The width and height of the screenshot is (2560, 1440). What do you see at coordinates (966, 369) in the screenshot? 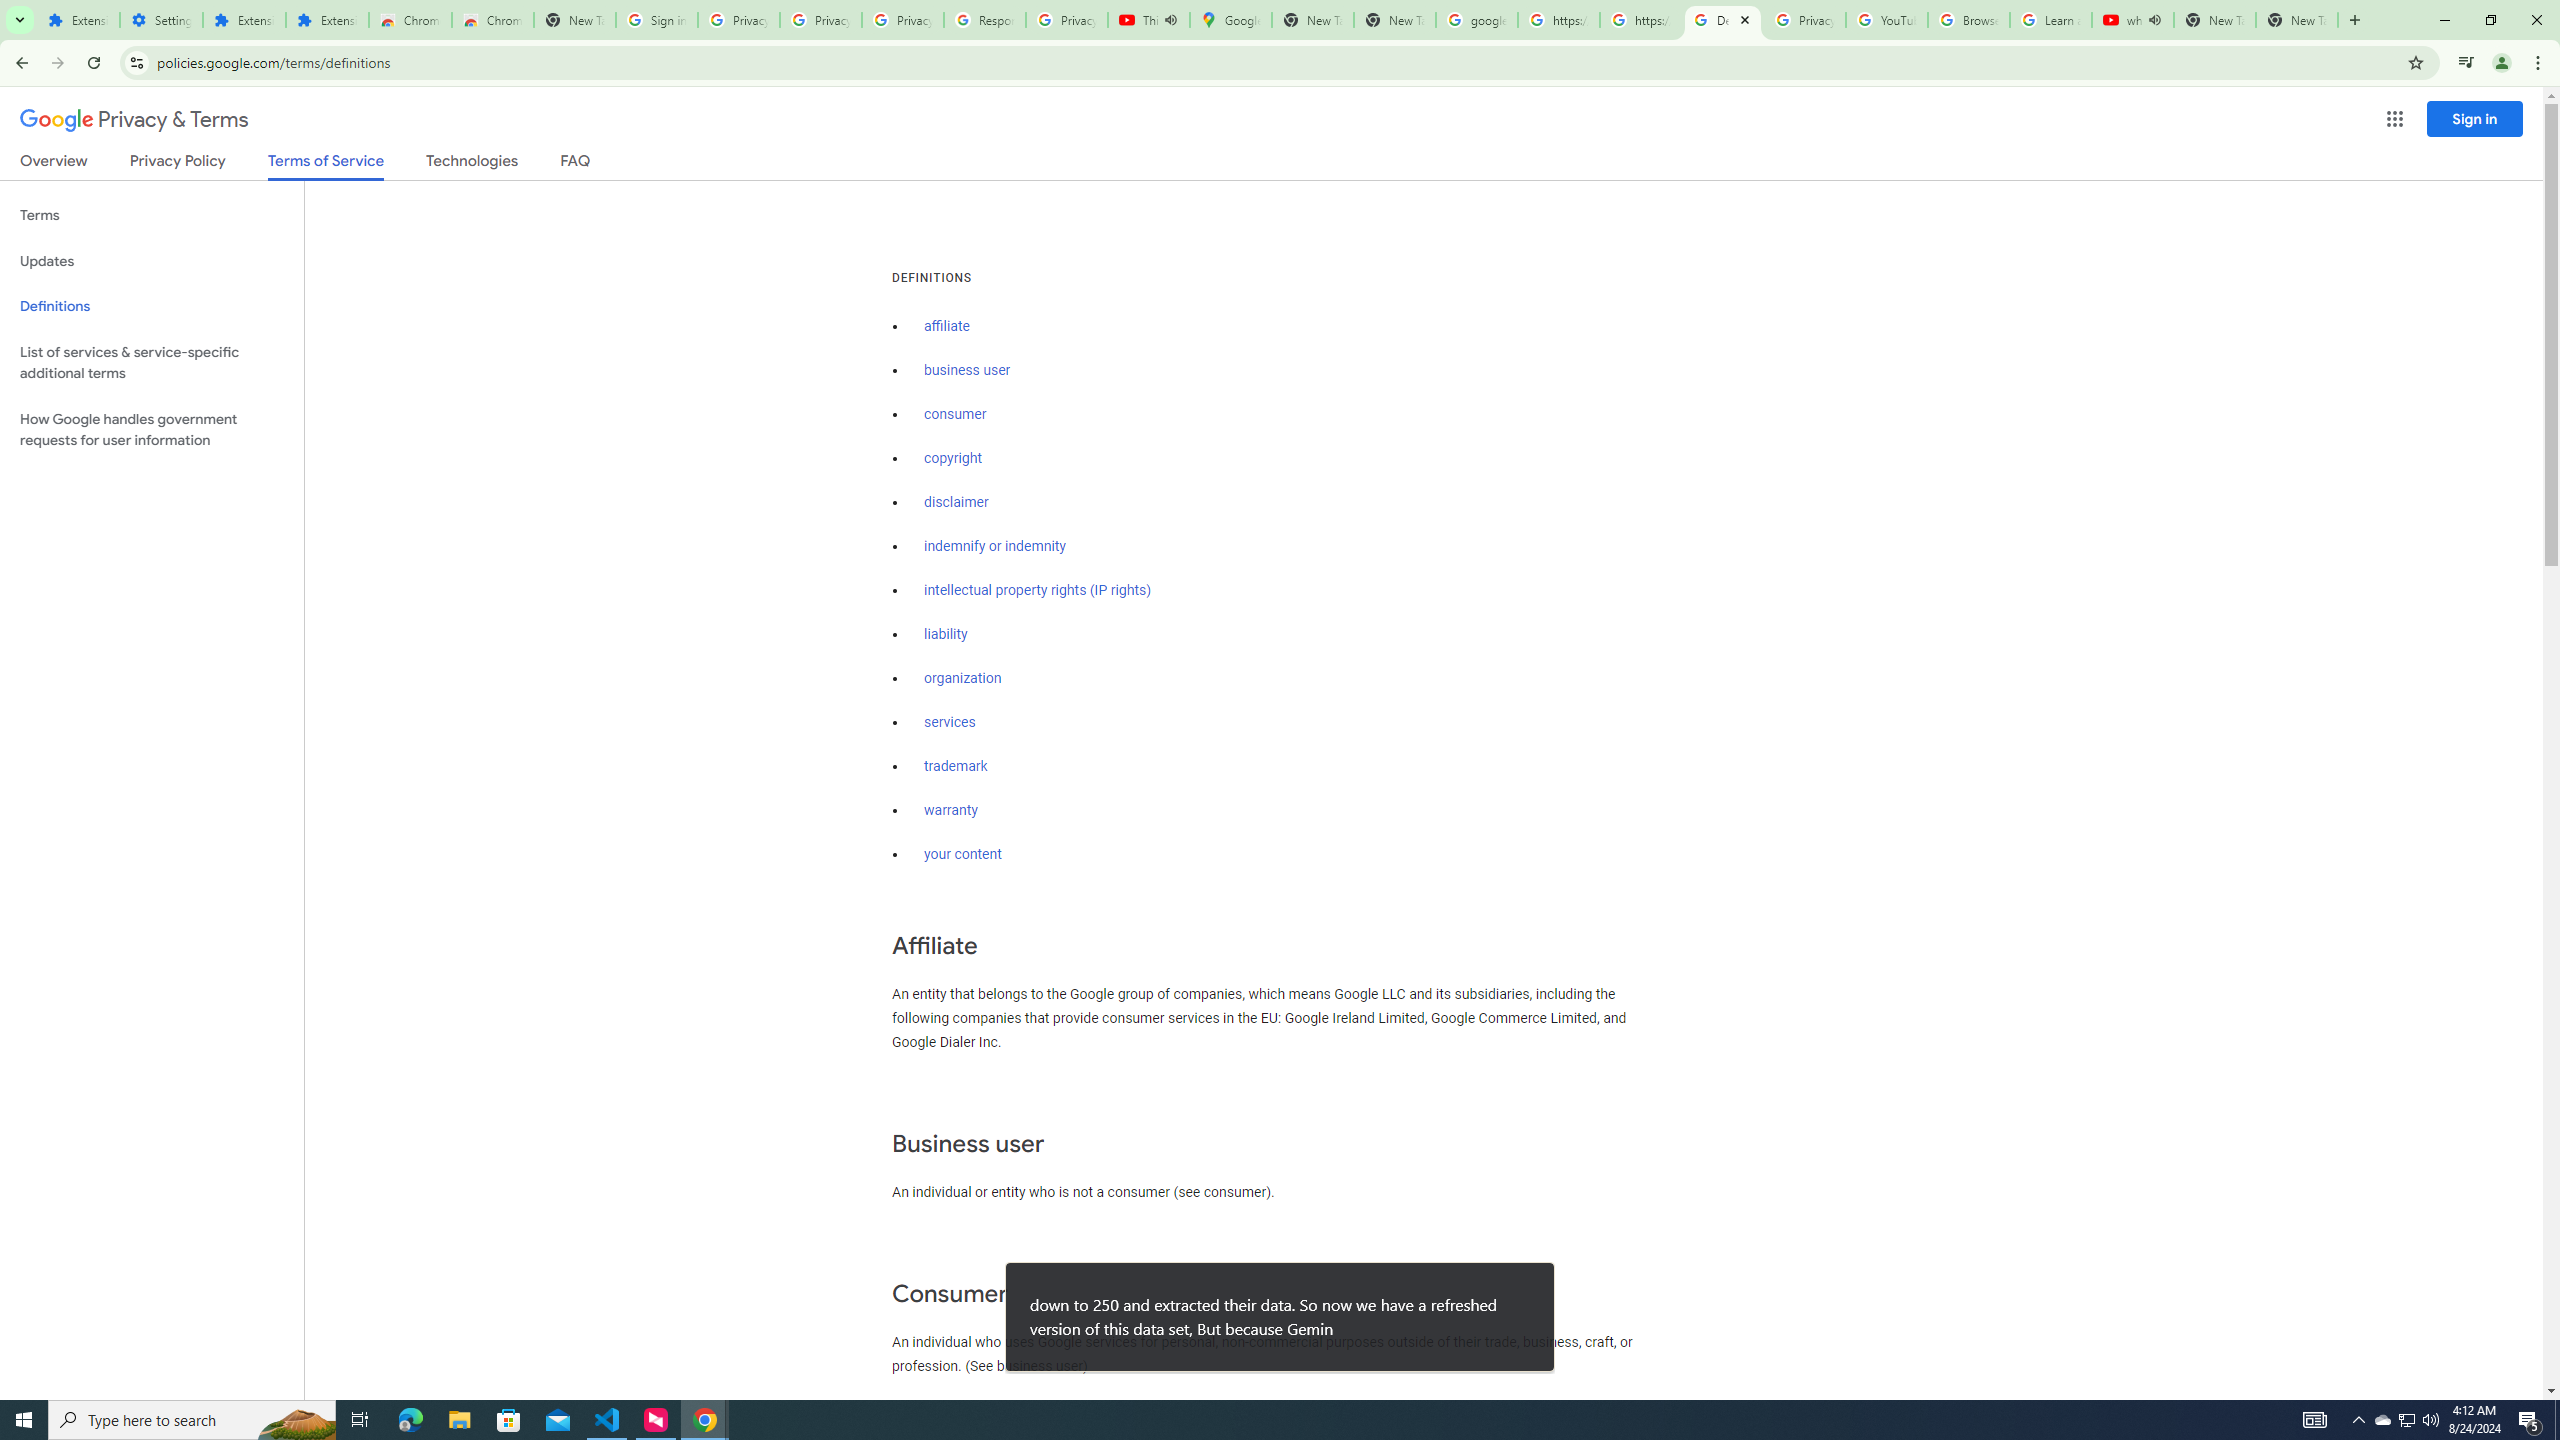
I see `'business user'` at bounding box center [966, 369].